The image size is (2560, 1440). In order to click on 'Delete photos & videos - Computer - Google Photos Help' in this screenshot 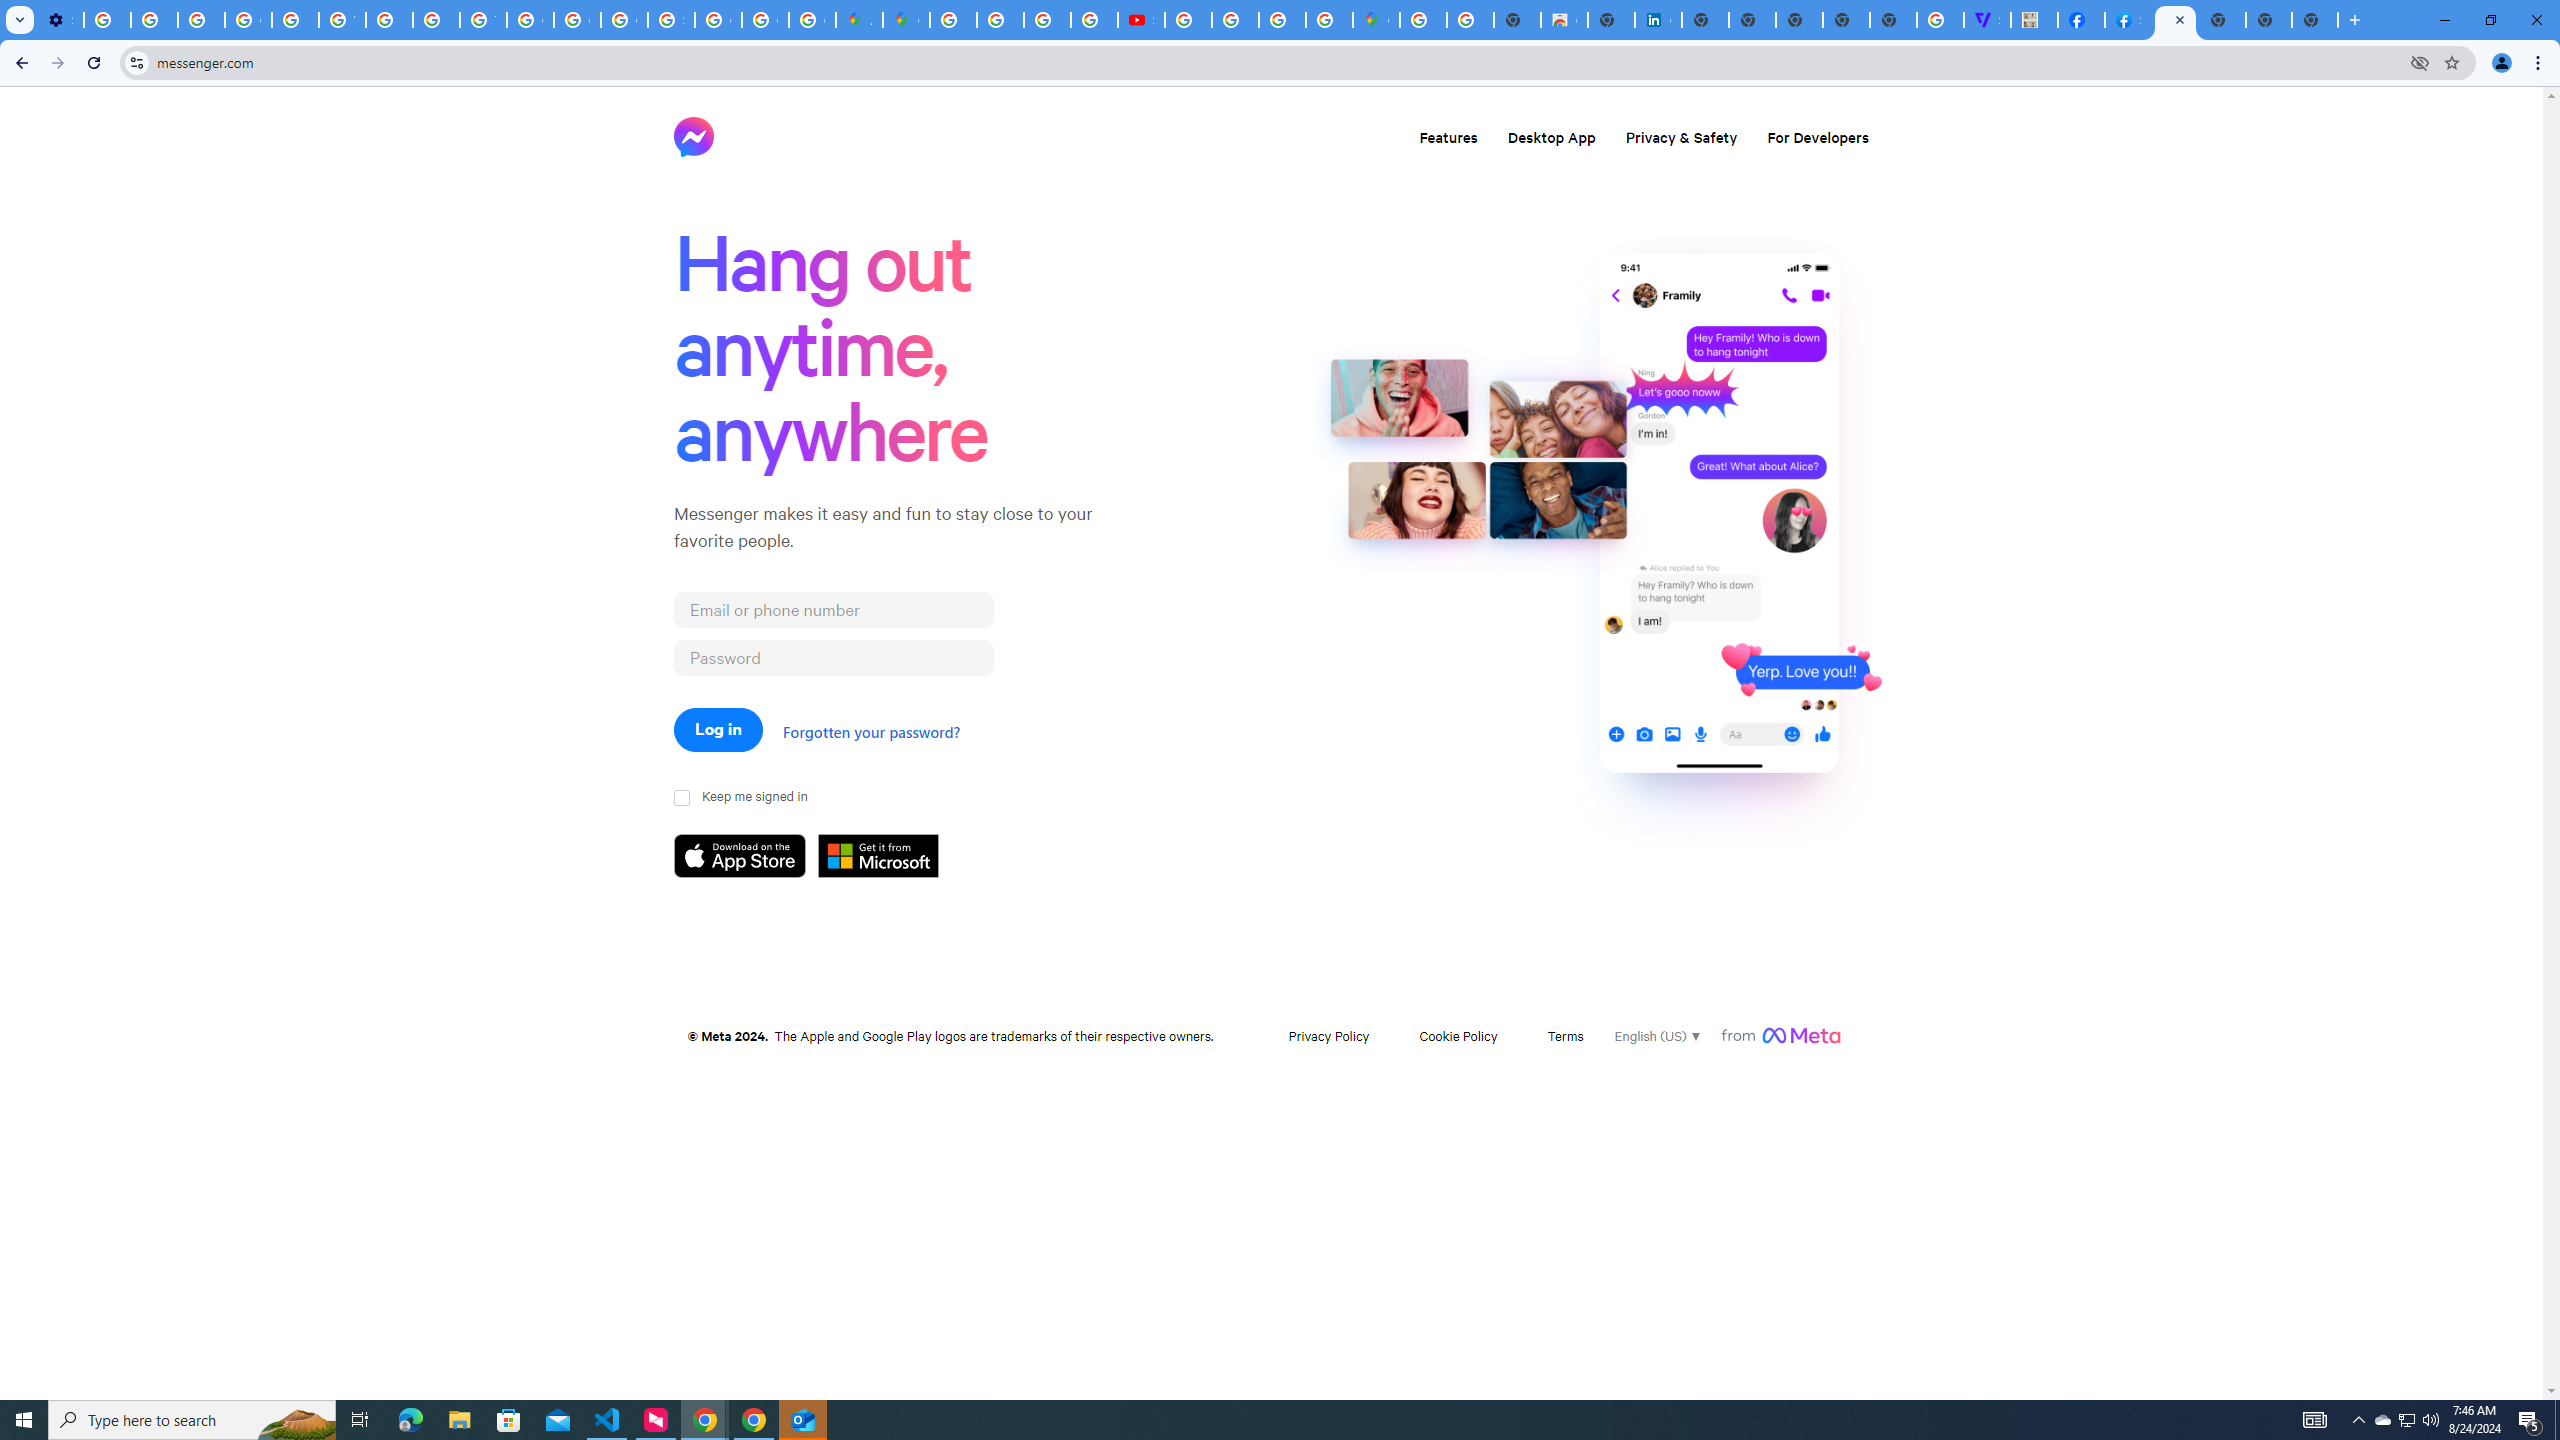, I will do `click(106, 19)`.